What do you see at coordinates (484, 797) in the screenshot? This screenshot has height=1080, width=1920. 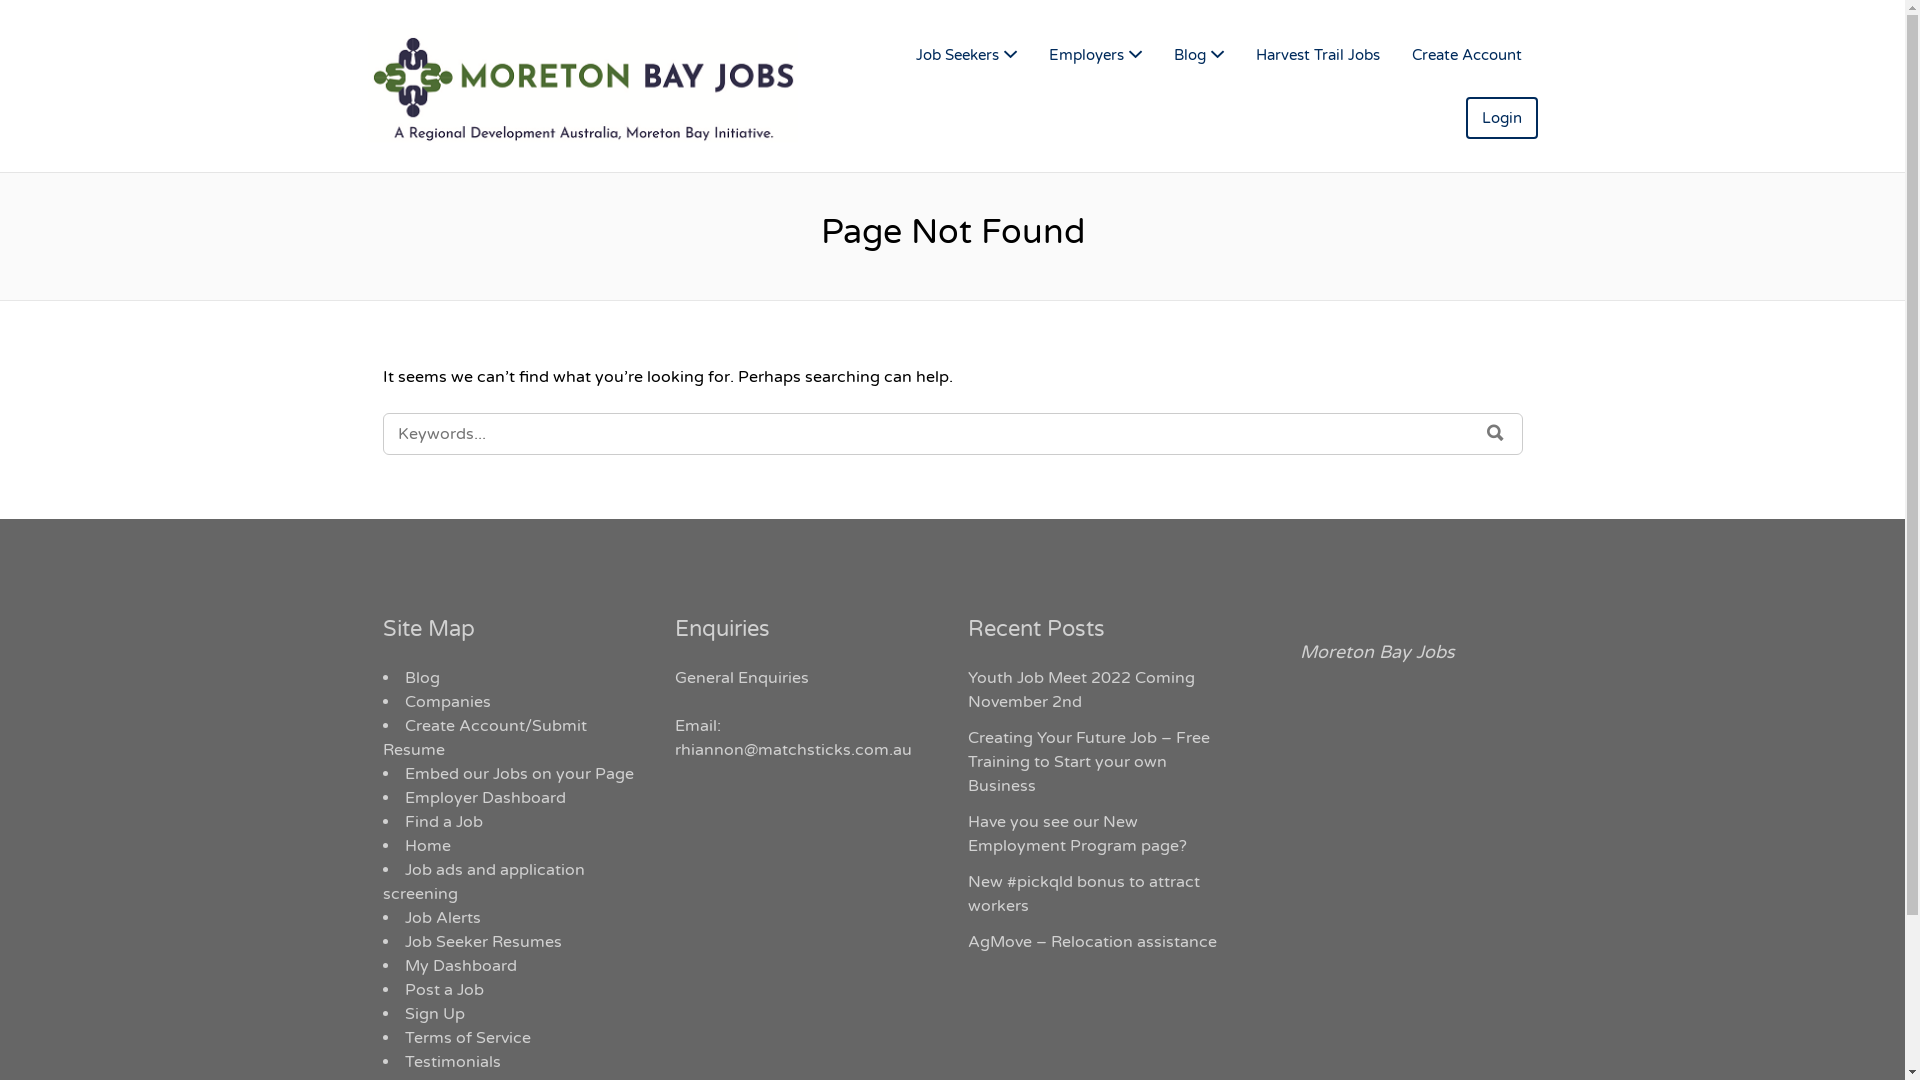 I see `'Employer Dashboard'` at bounding box center [484, 797].